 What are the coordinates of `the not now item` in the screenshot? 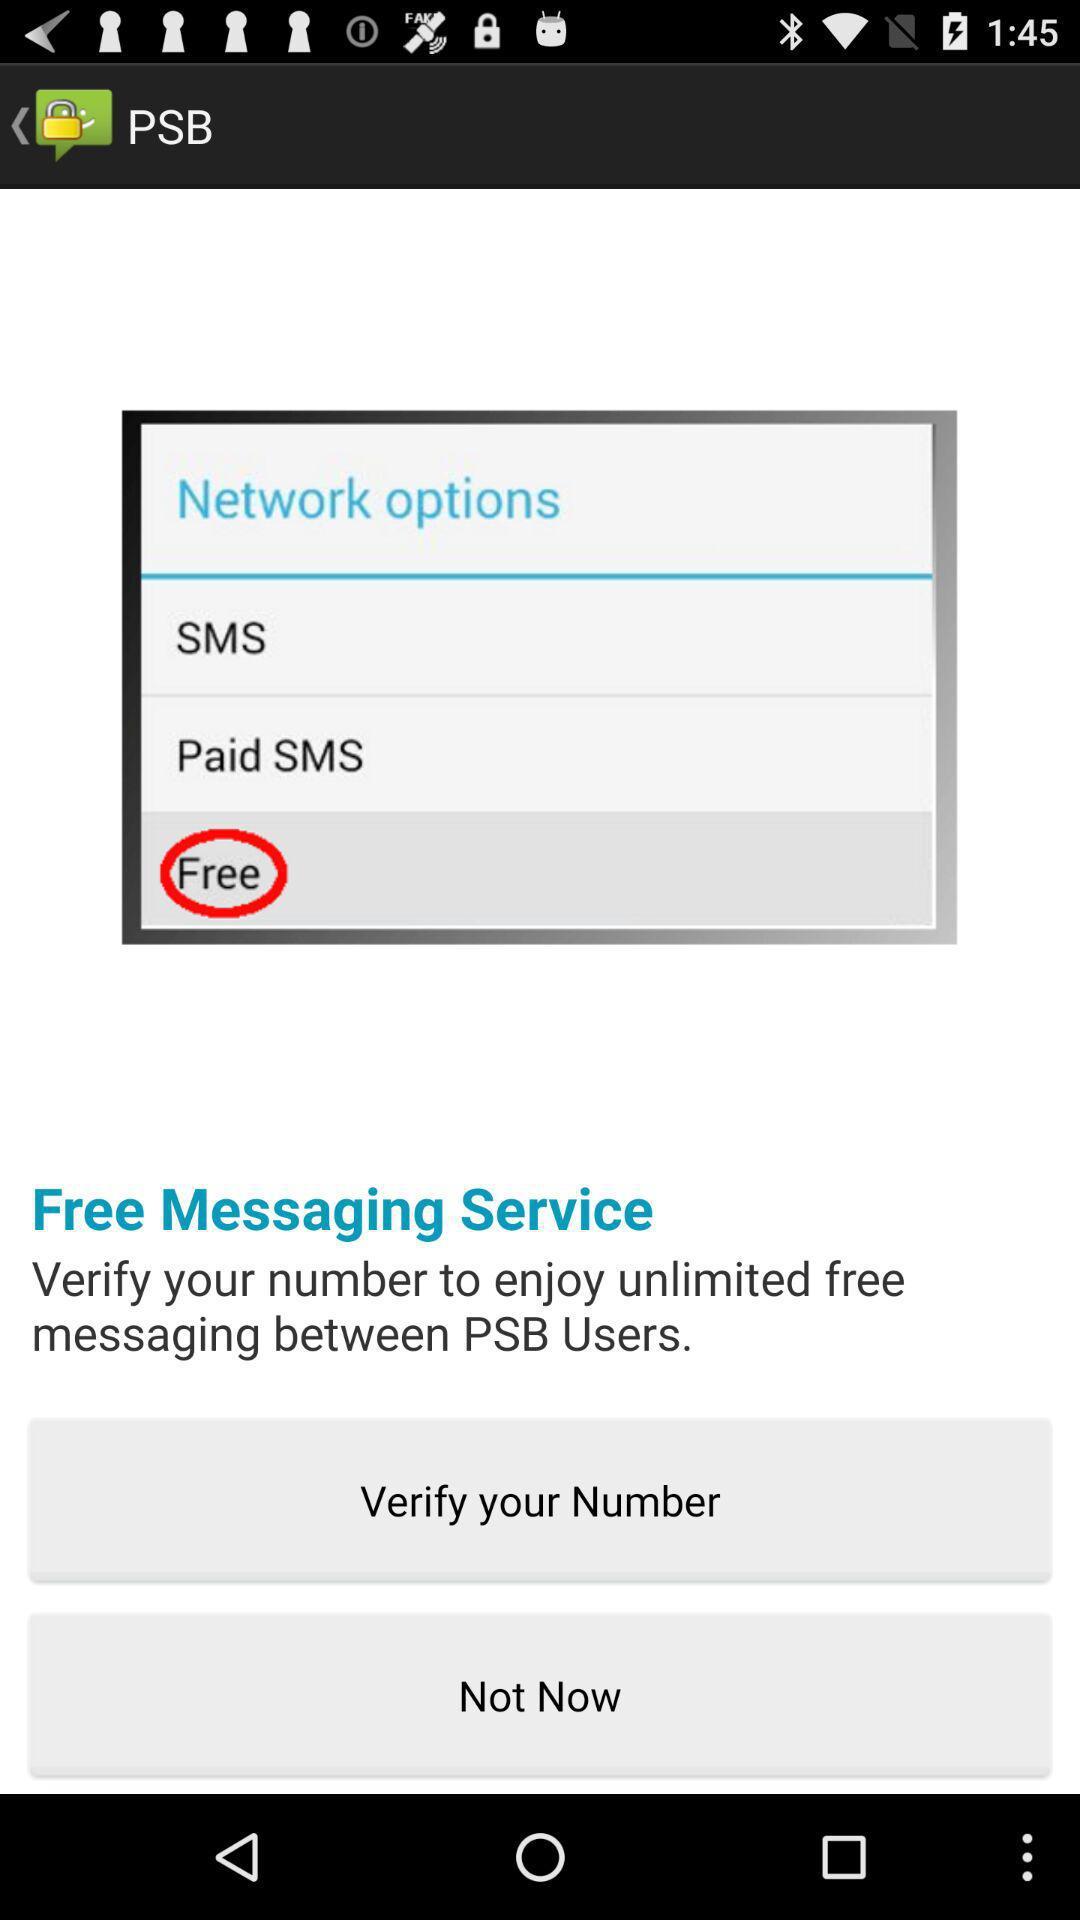 It's located at (540, 1695).